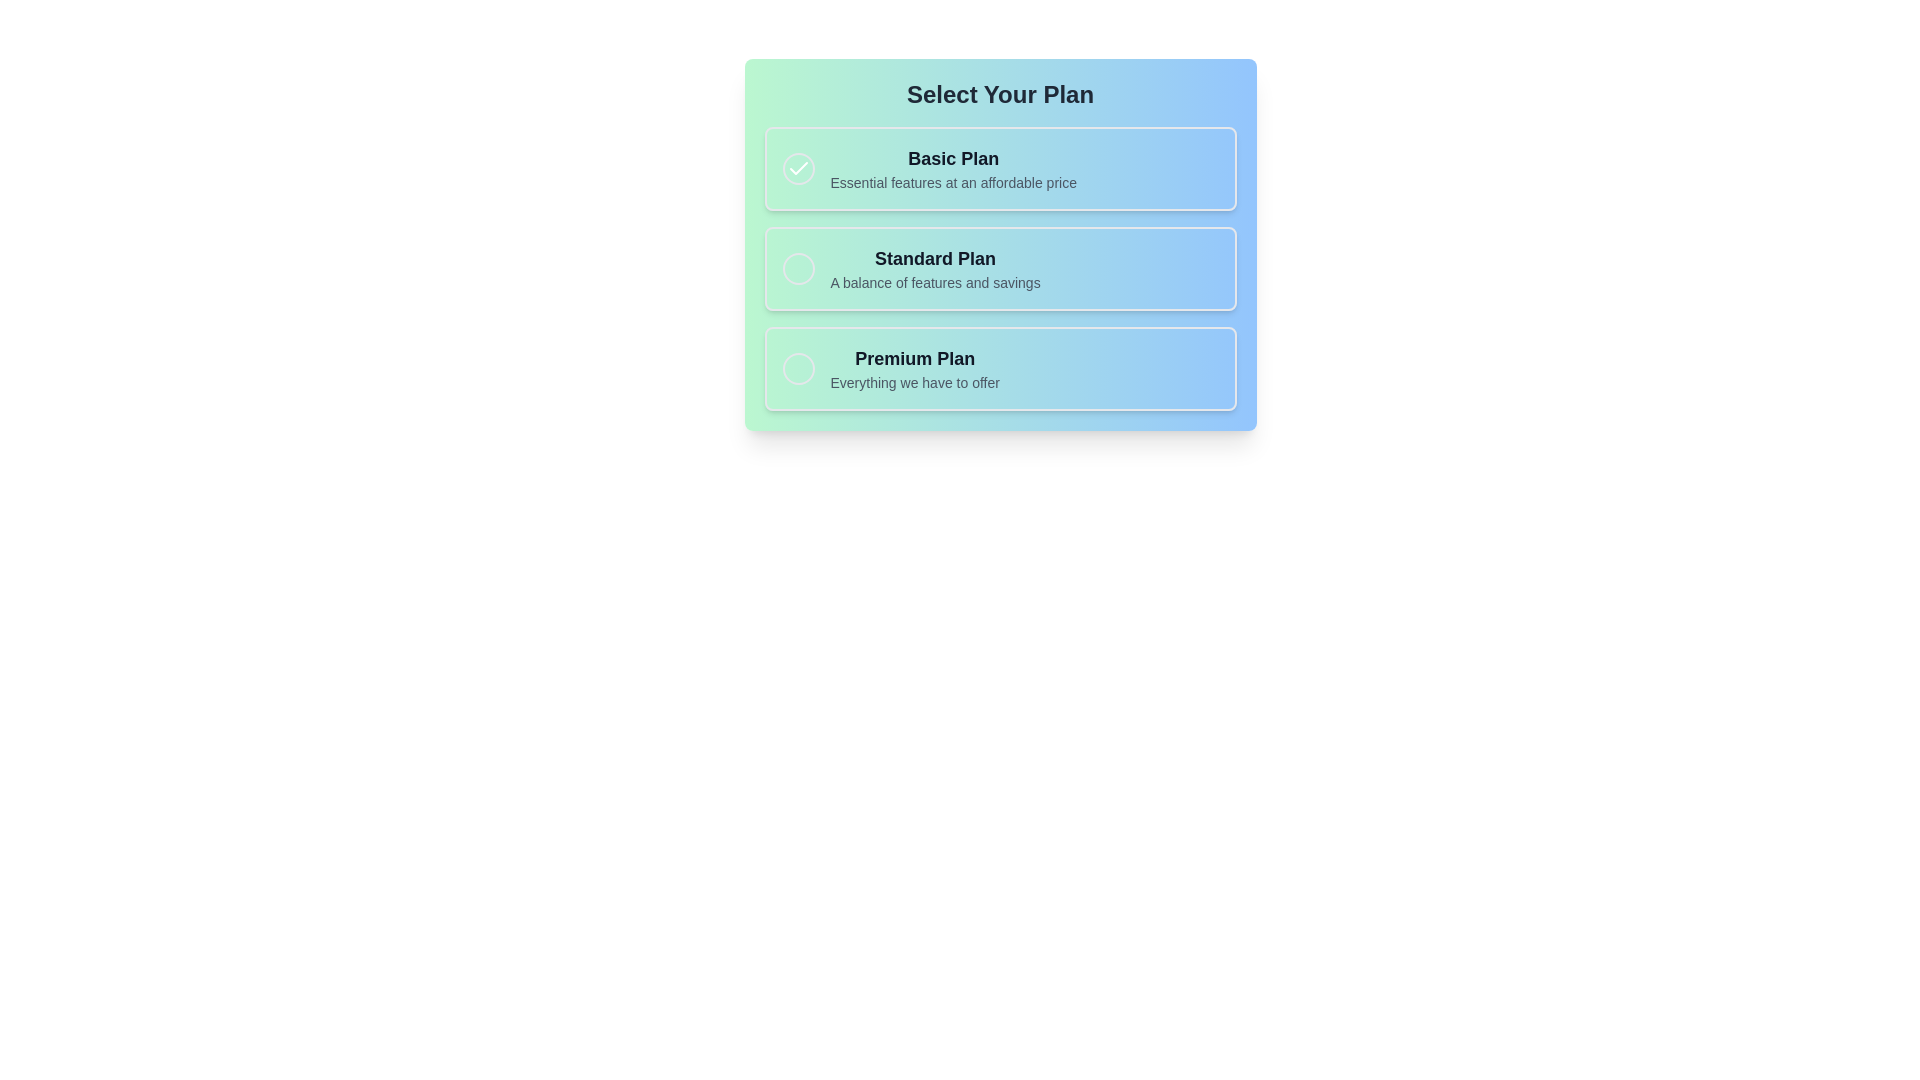 The image size is (1920, 1080). I want to click on the checkmark icon indicating the selection or activation of the 'Basic Plan' option, so click(797, 168).